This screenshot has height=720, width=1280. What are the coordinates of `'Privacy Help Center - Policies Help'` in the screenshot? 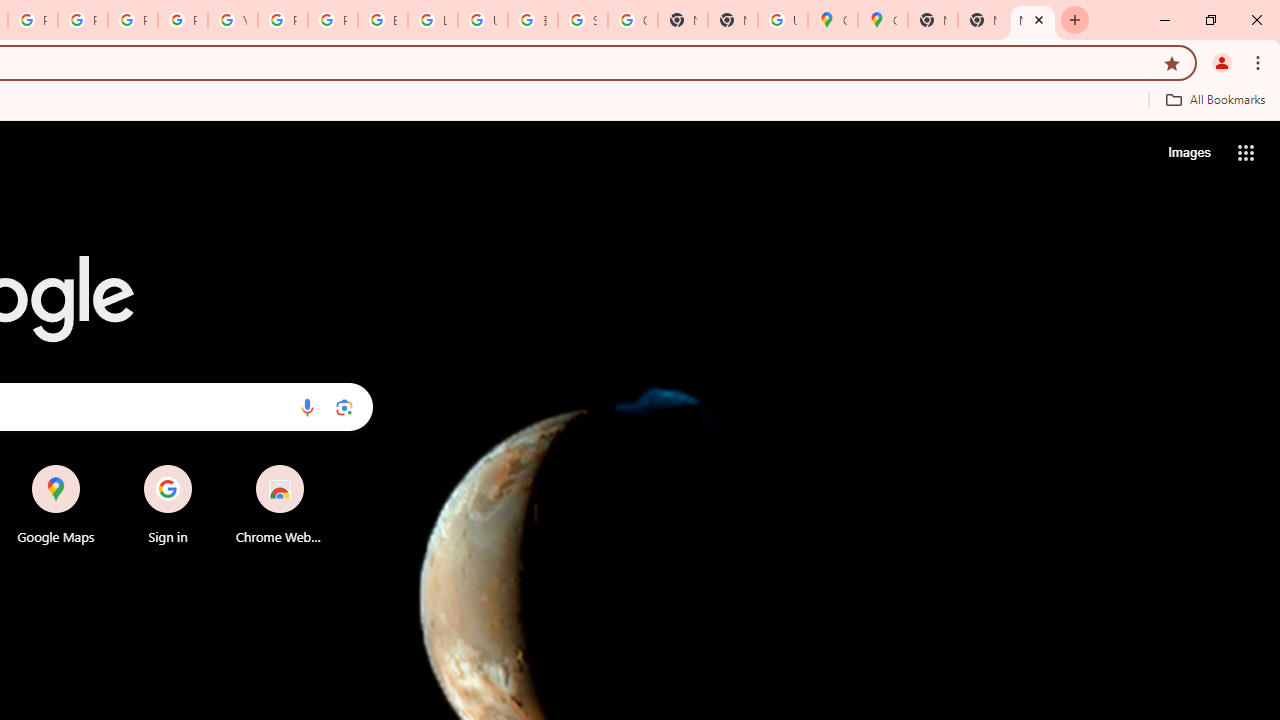 It's located at (131, 20).